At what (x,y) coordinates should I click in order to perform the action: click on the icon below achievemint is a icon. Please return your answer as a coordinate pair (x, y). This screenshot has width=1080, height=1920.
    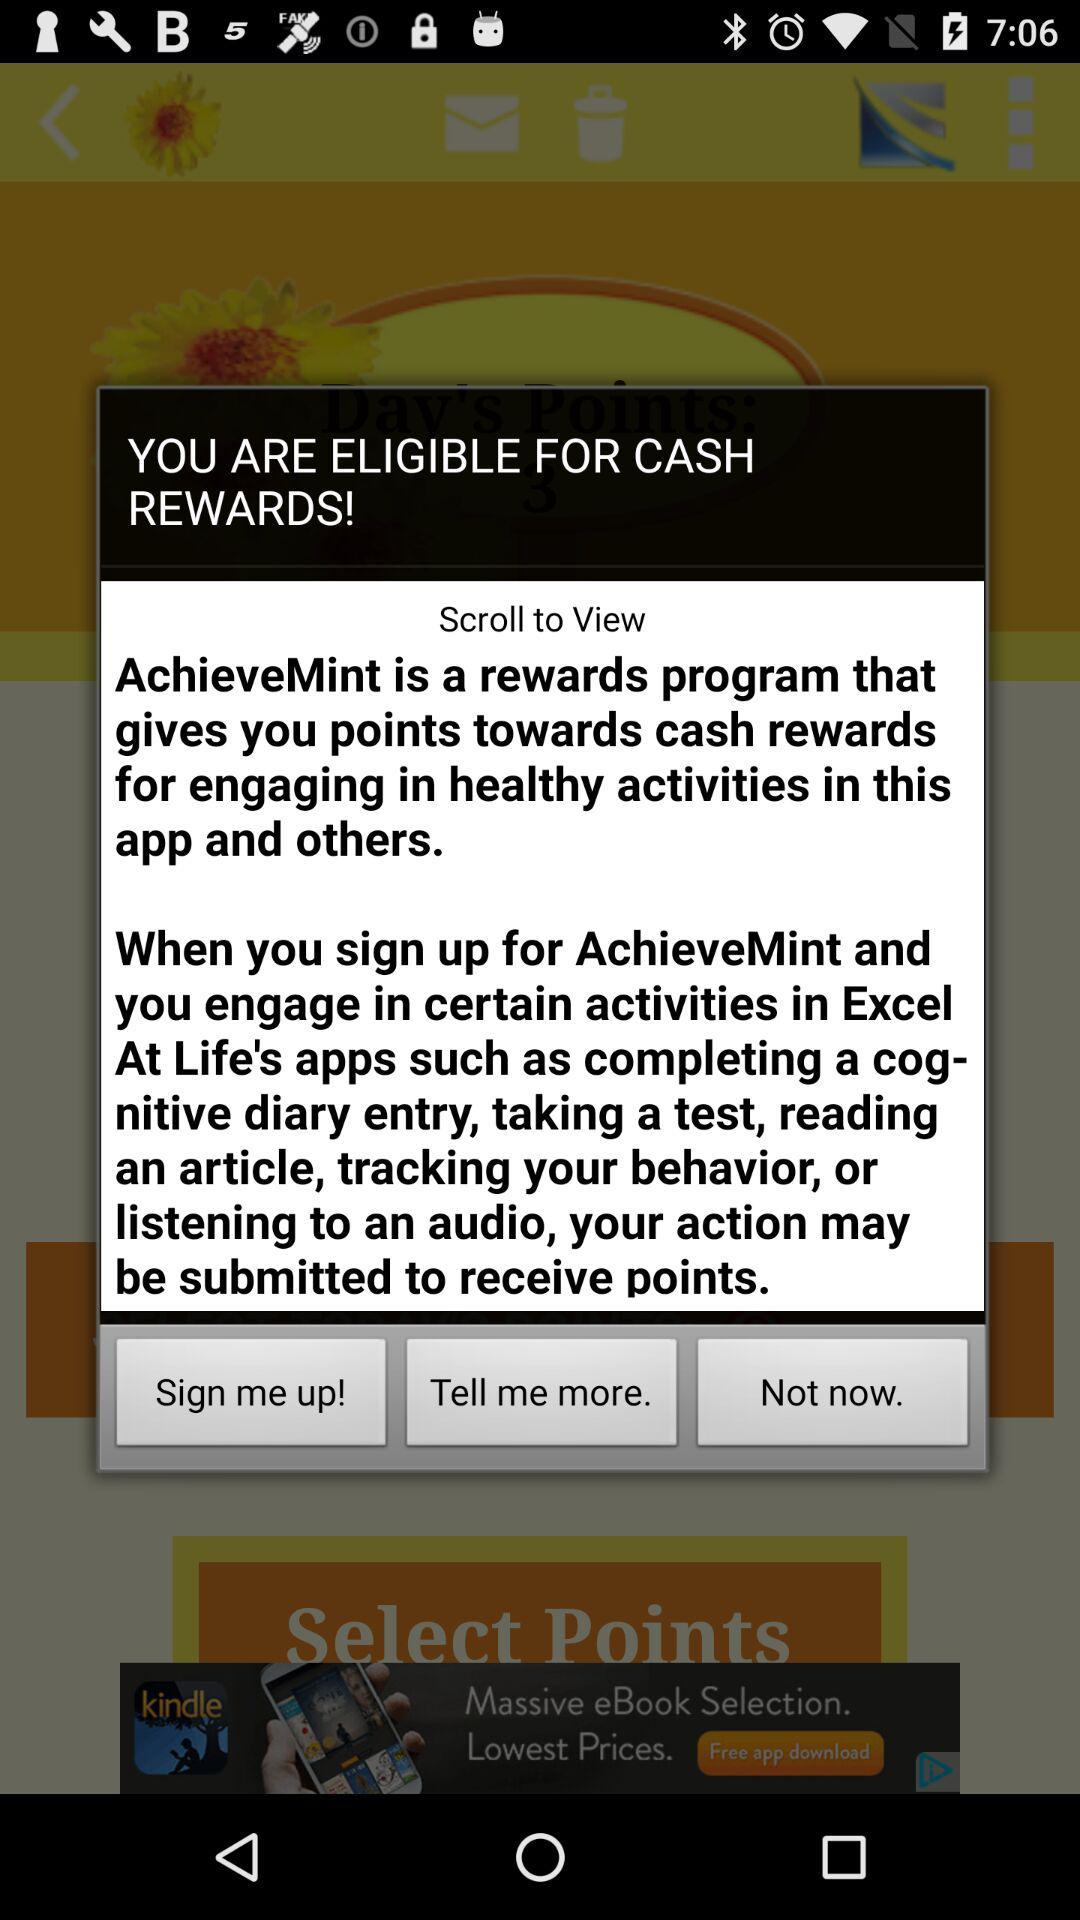
    Looking at the image, I should click on (542, 1396).